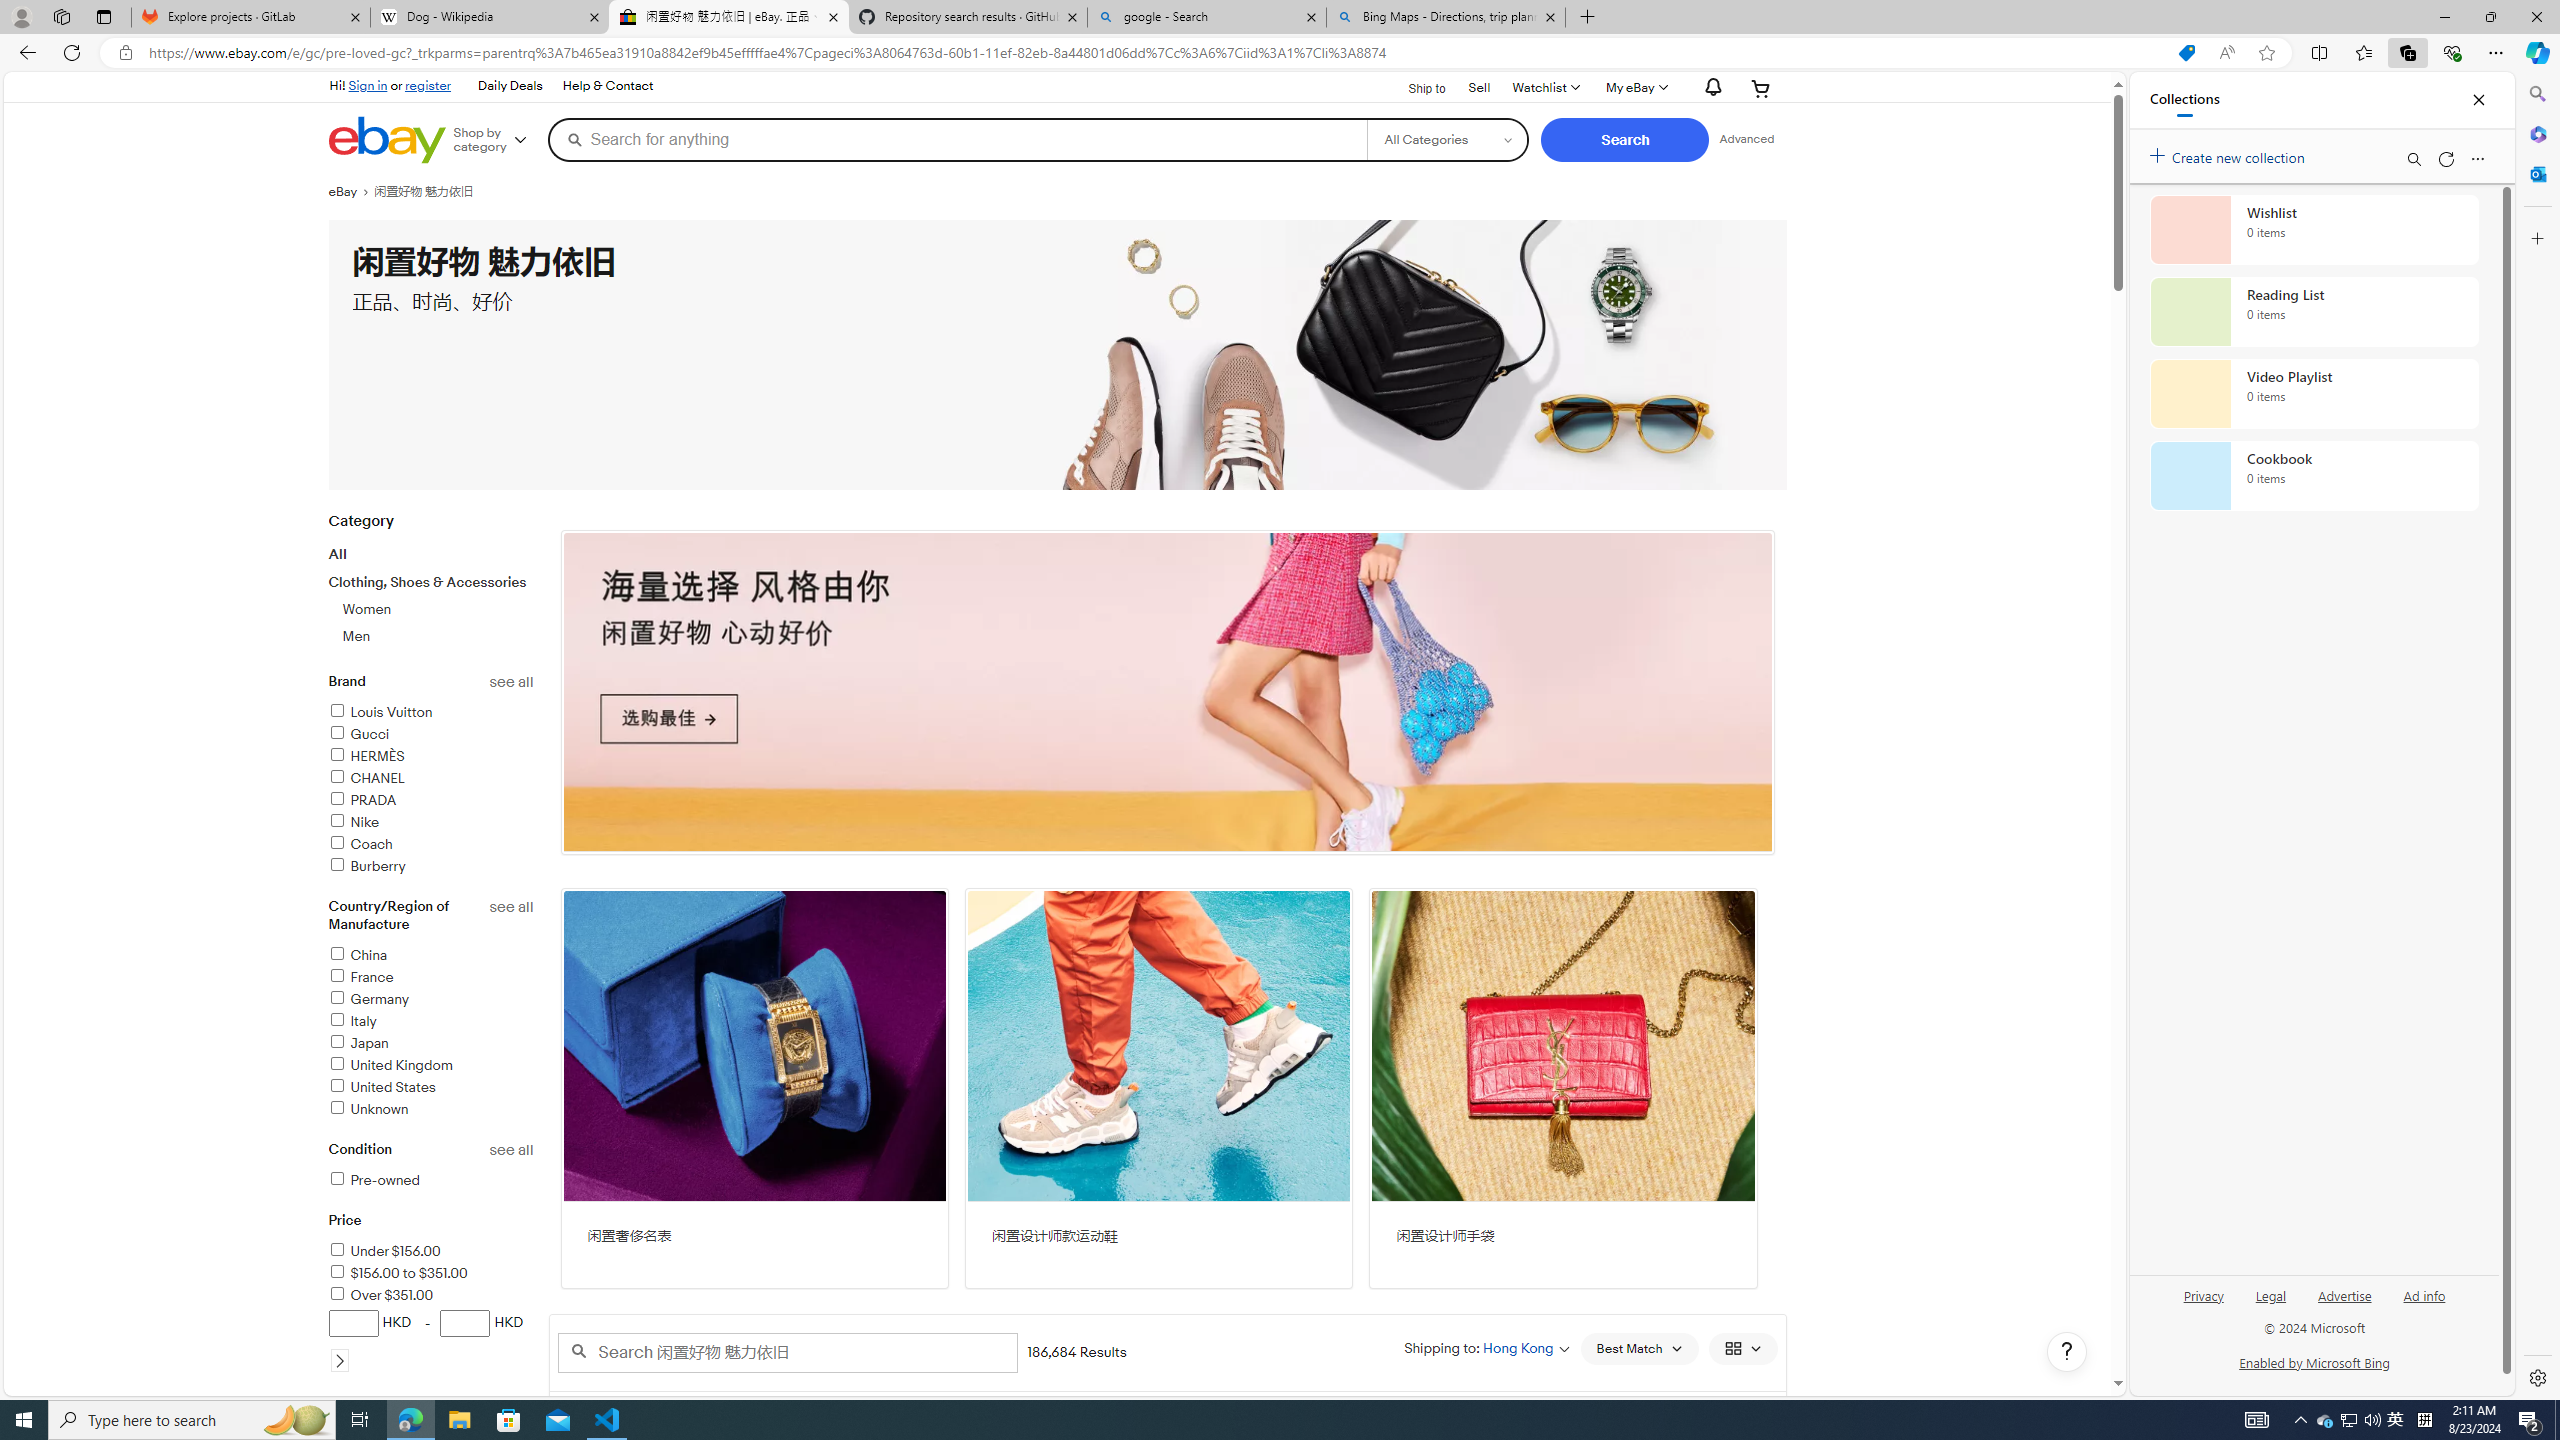 This screenshot has height=1440, width=2560. Describe the element at coordinates (607, 87) in the screenshot. I see `'Help & Contact'` at that location.